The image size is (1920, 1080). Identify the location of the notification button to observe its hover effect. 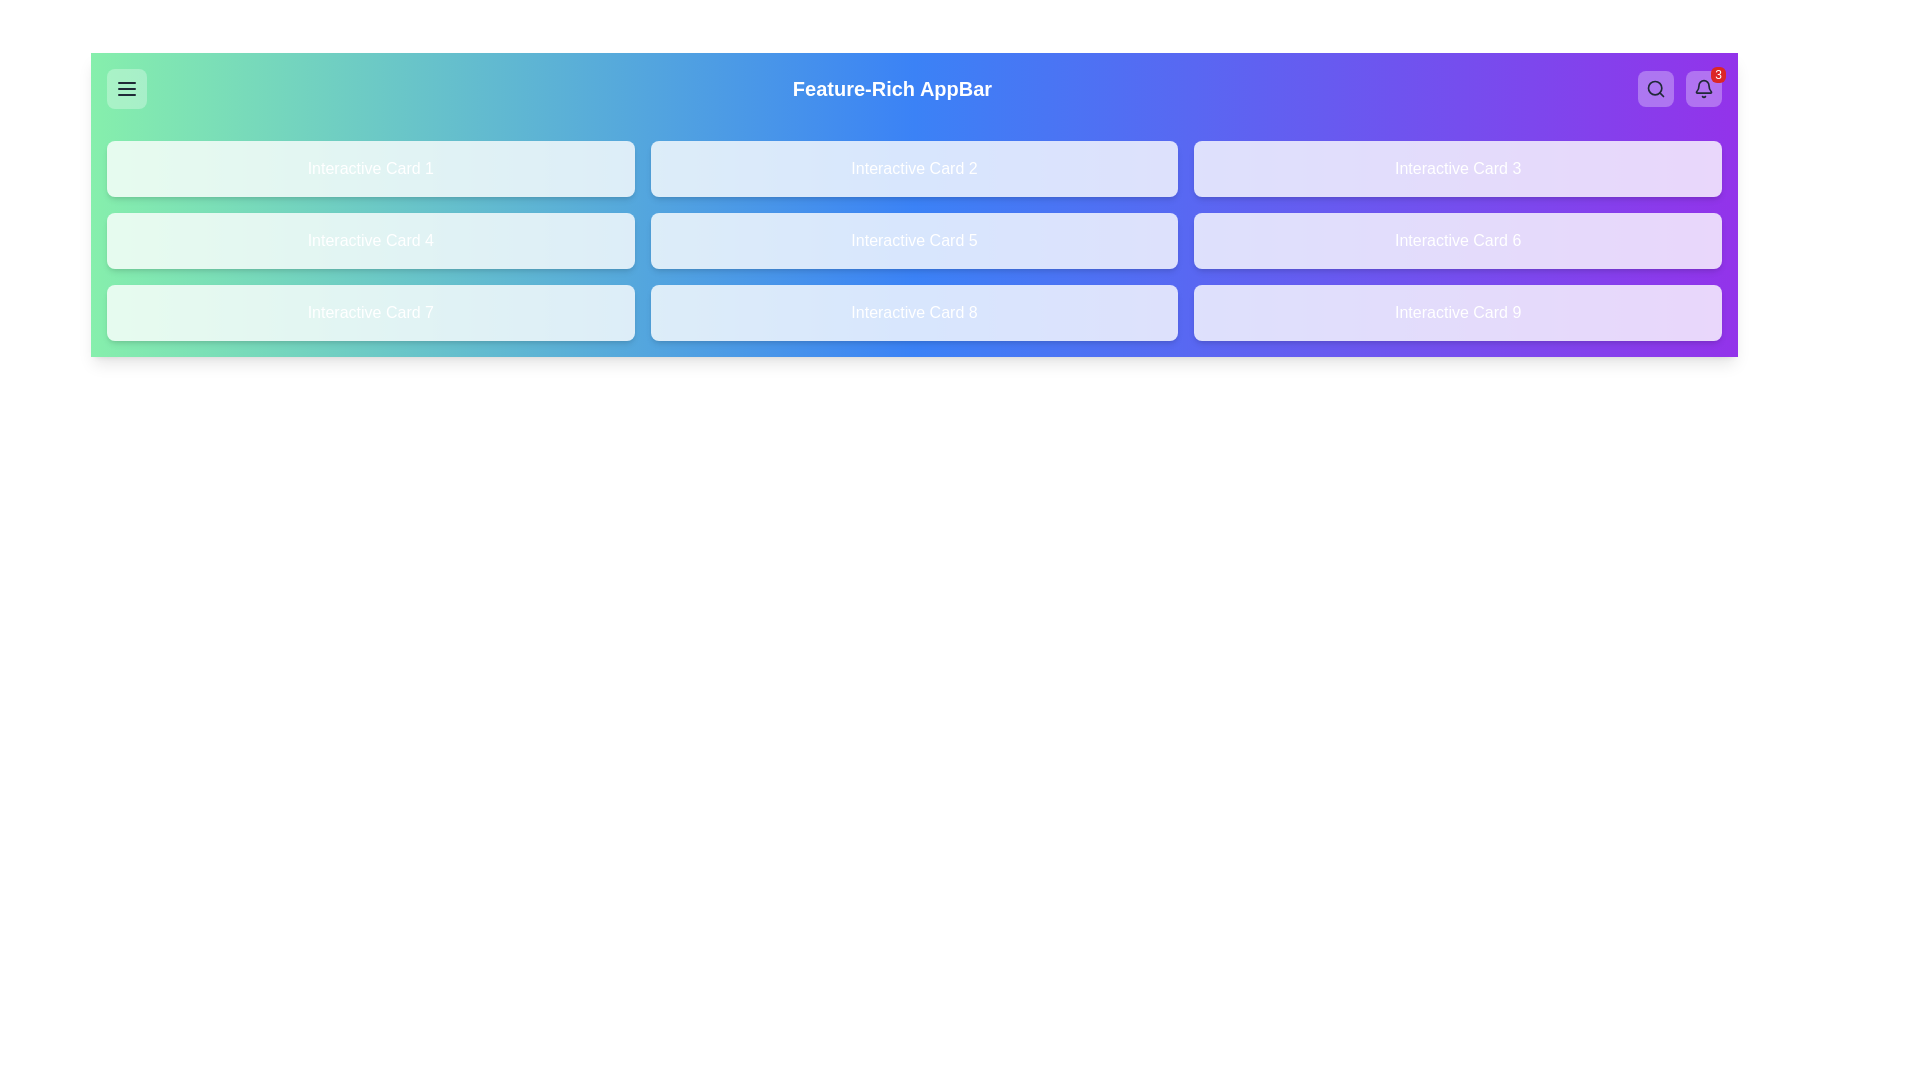
(1703, 87).